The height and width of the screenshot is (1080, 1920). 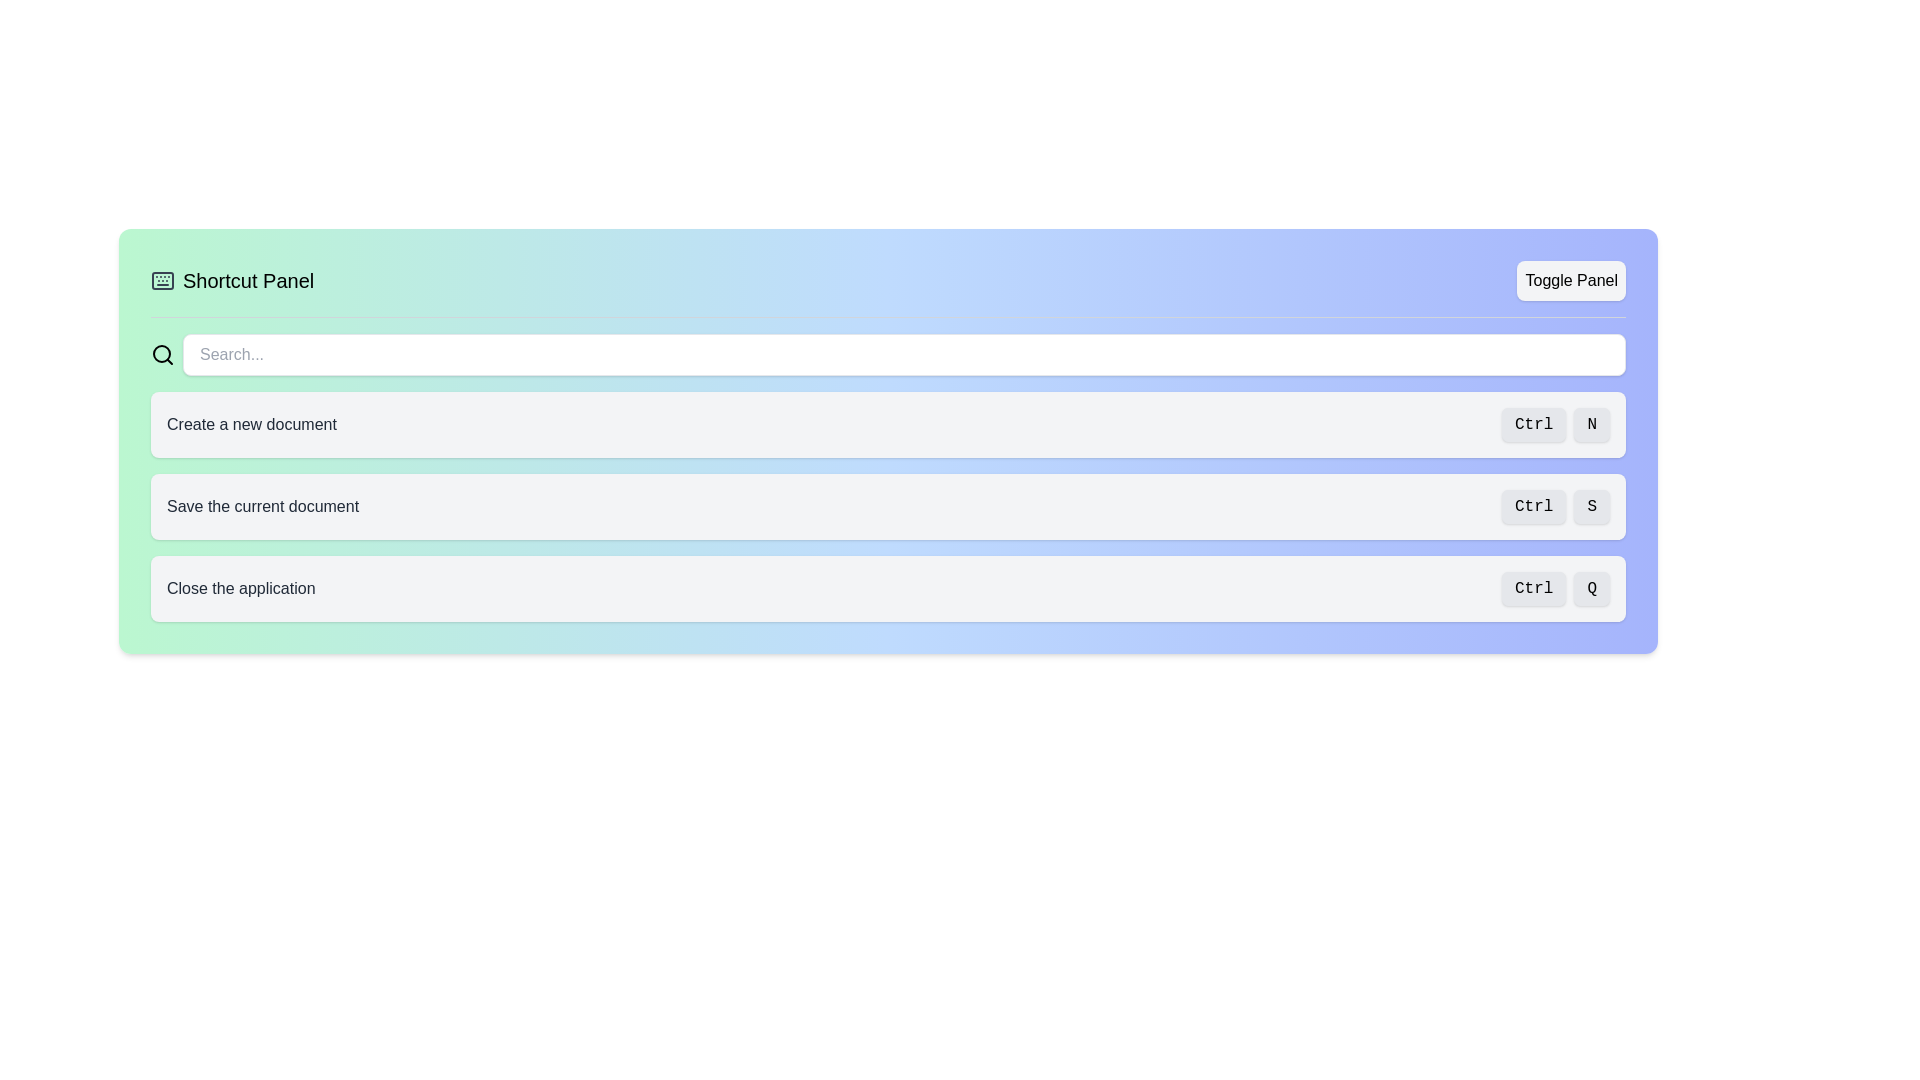 What do you see at coordinates (1591, 505) in the screenshot?
I see `the informational label button displaying 'S', which is the second button in a horizontal group next to the 'Ctrl' button, located at the right end of the second row of interactive items in the panel` at bounding box center [1591, 505].